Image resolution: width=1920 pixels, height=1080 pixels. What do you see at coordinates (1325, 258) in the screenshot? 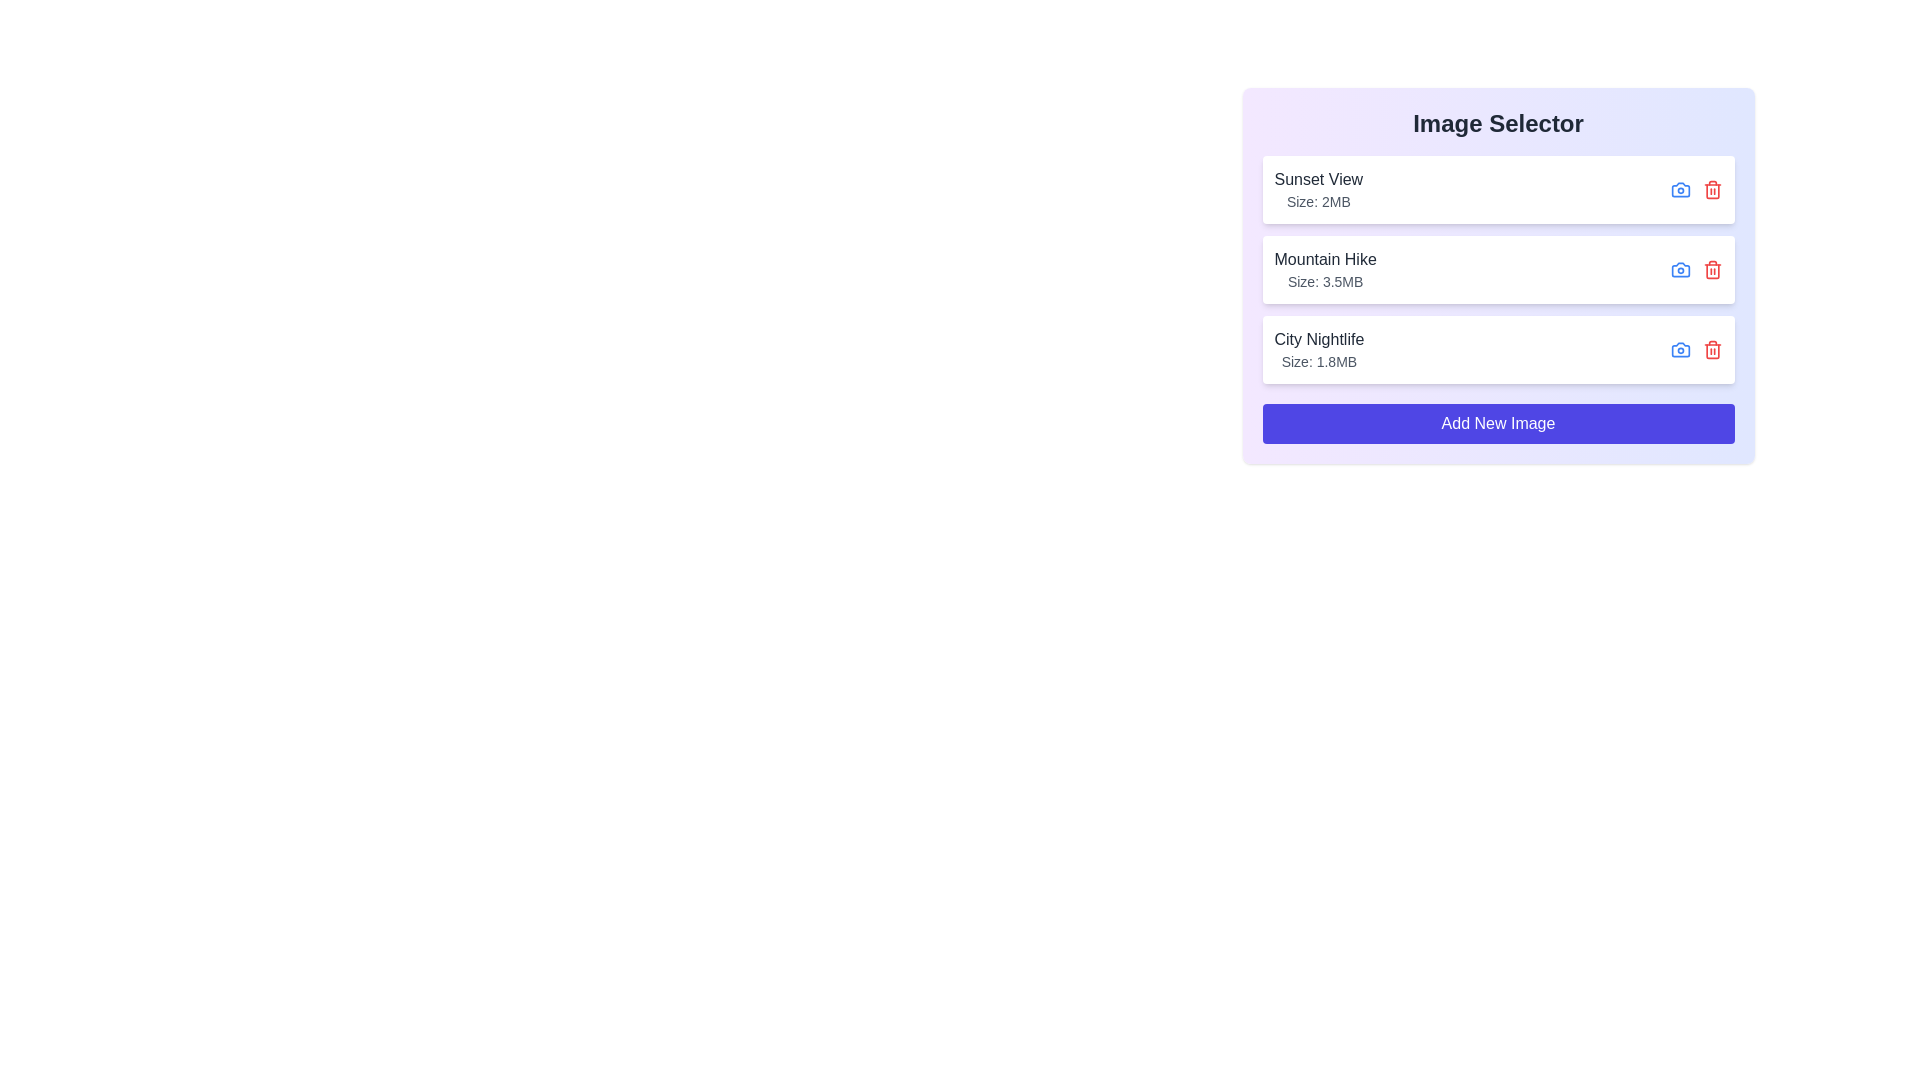
I see `the name of the image to select it. The parameter Mountain Hike specifies the name of the image to be selected` at bounding box center [1325, 258].